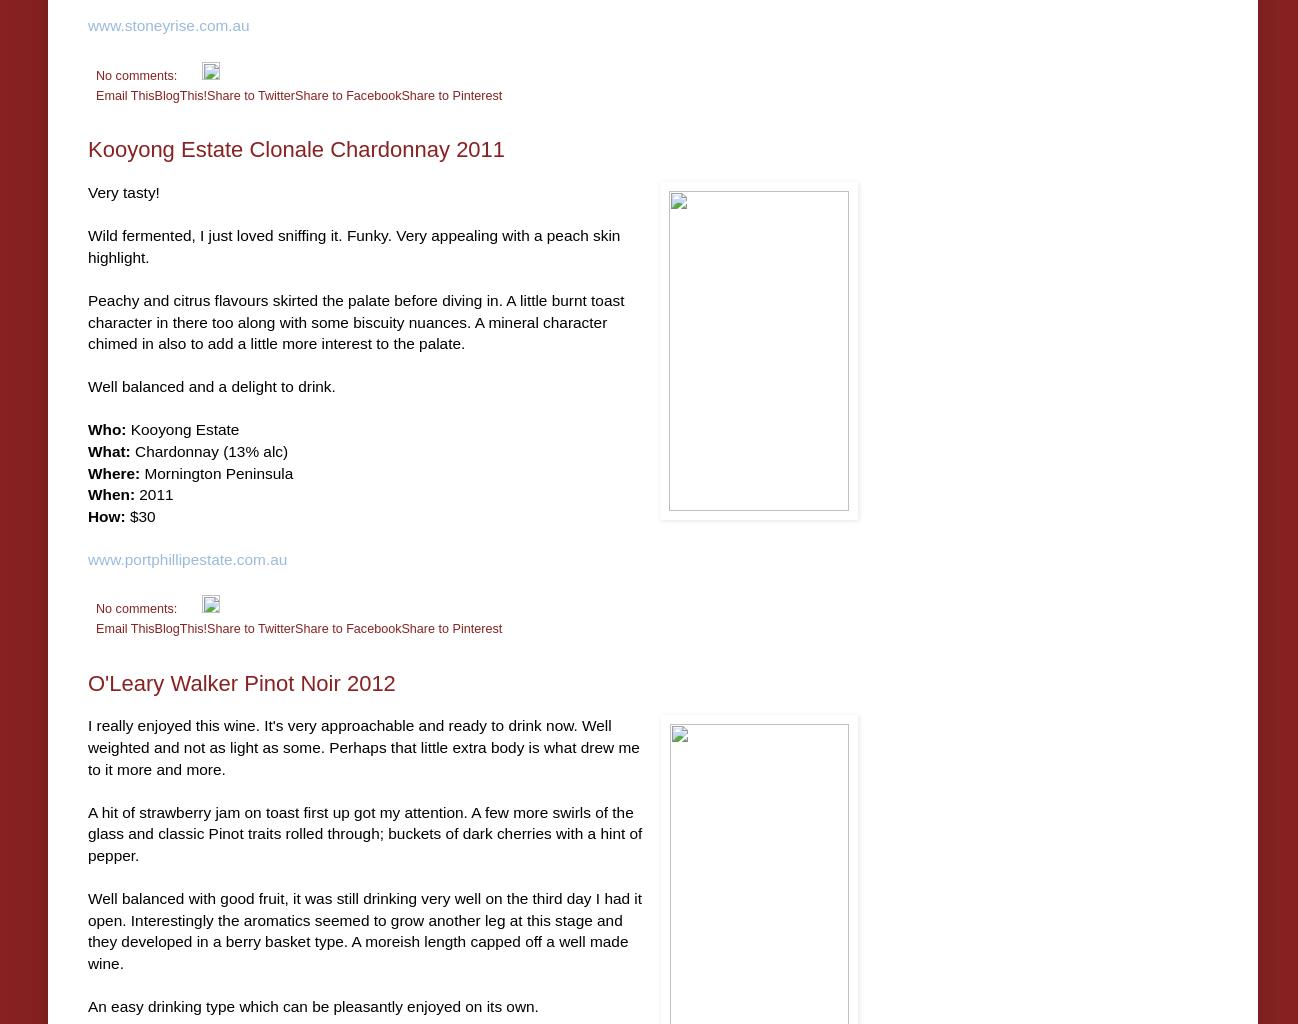 The image size is (1298, 1024). What do you see at coordinates (208, 450) in the screenshot?
I see `'Chardonnay (13% alc)'` at bounding box center [208, 450].